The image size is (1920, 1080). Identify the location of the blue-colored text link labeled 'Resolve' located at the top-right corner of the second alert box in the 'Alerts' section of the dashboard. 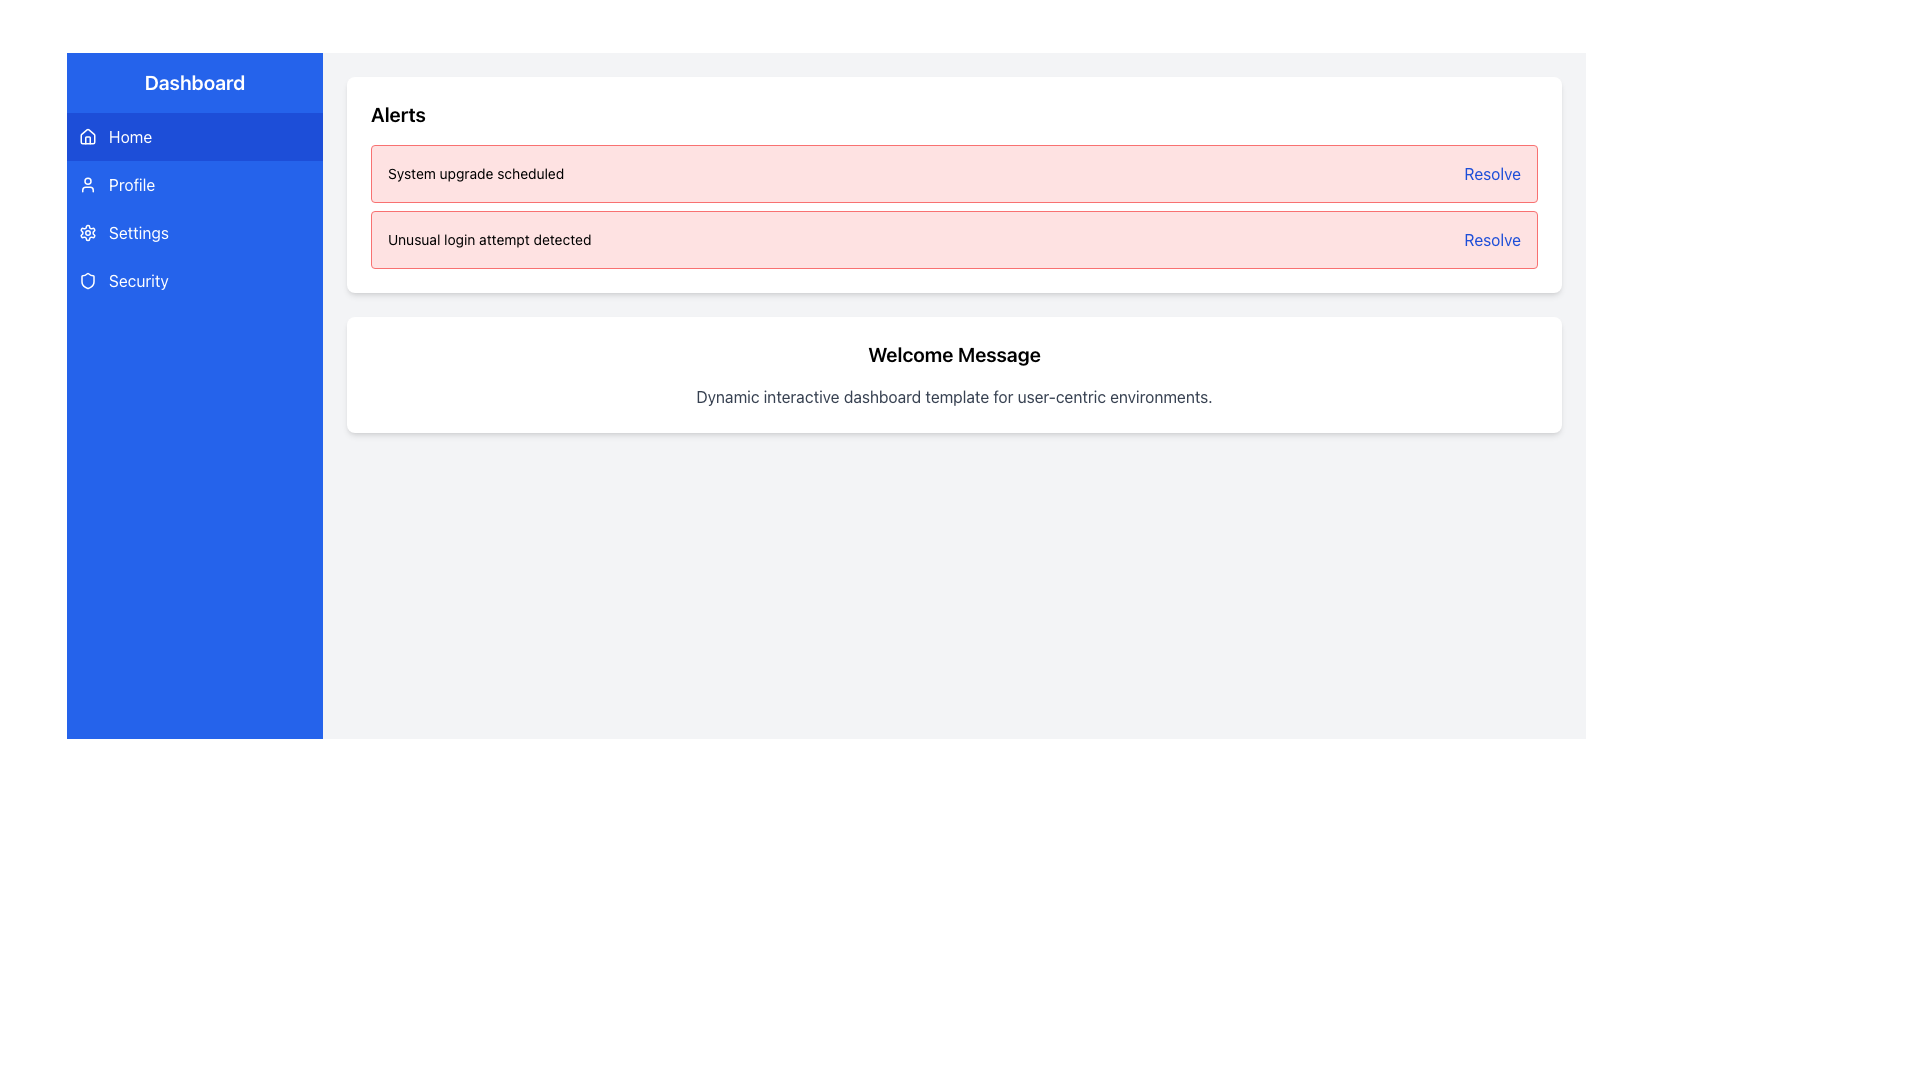
(1492, 238).